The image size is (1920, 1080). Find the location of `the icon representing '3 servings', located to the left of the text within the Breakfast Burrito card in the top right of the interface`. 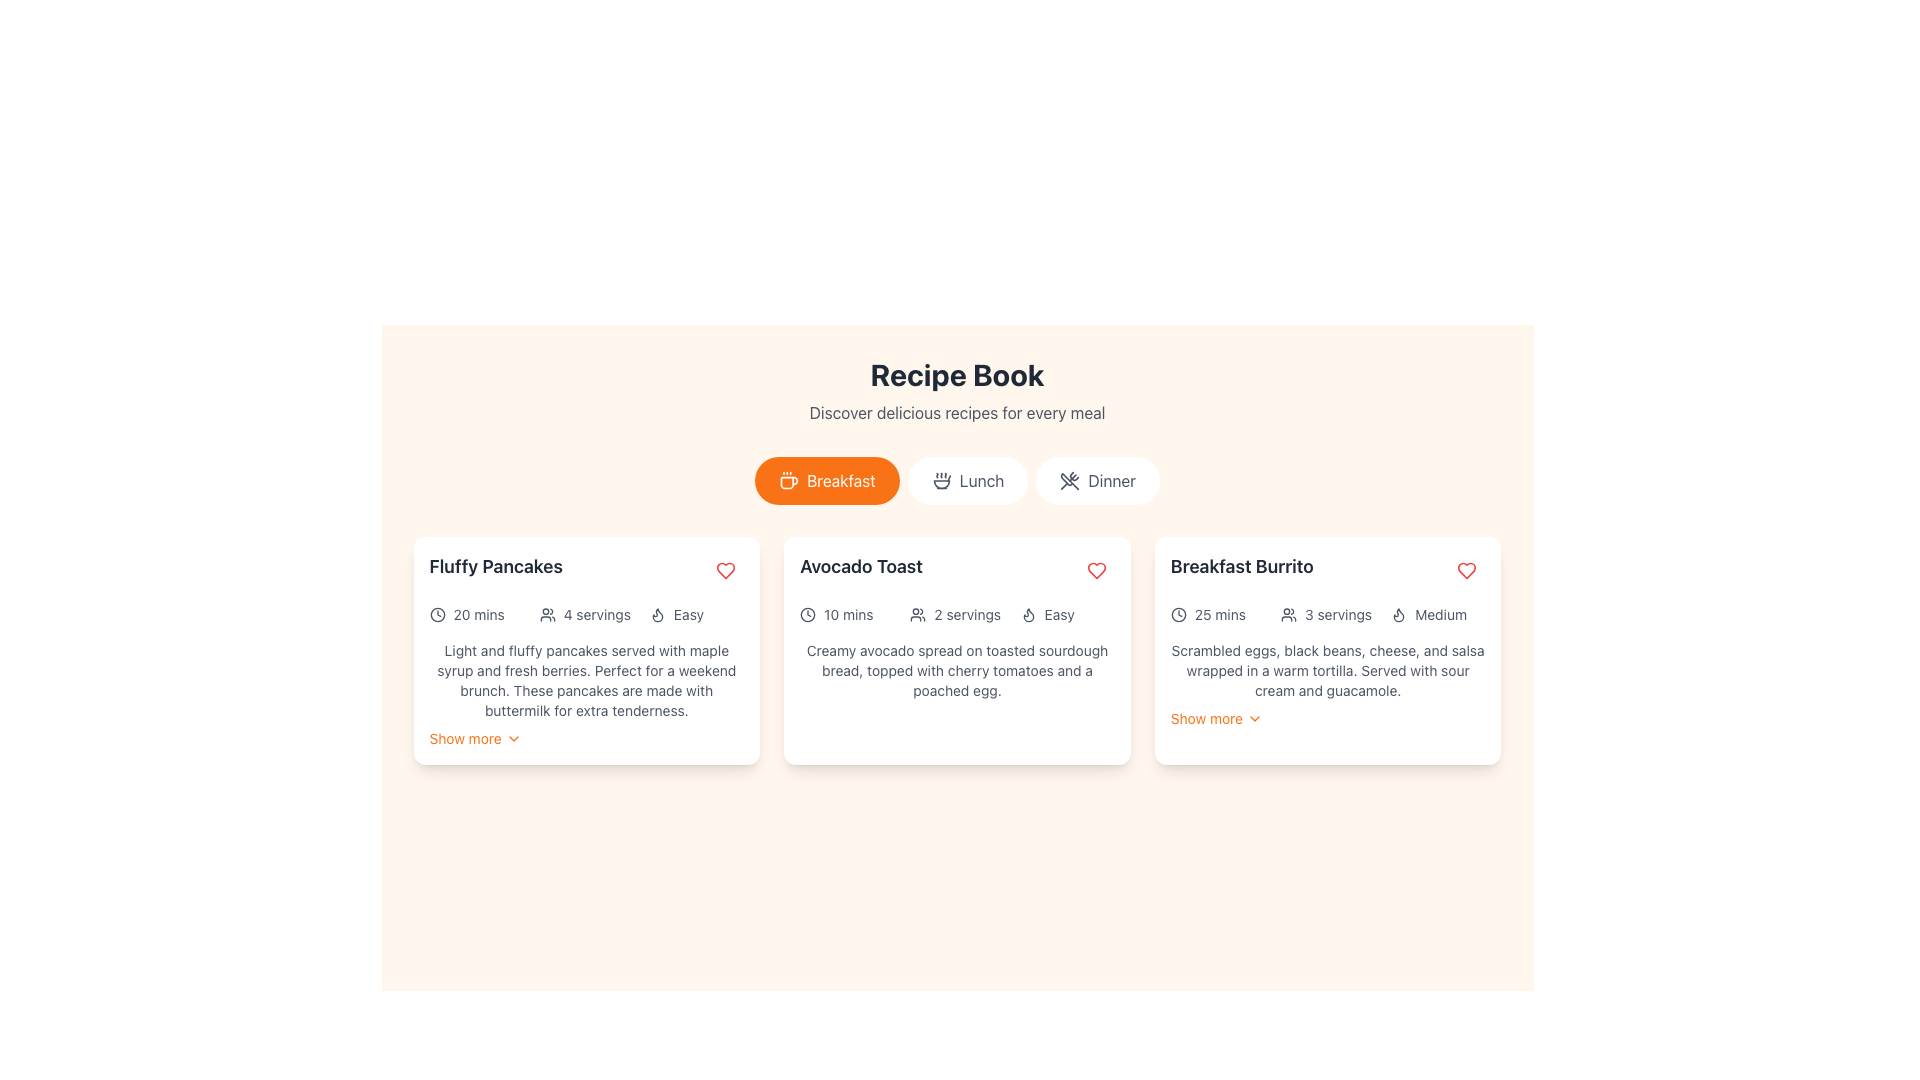

the icon representing '3 servings', located to the left of the text within the Breakfast Burrito card in the top right of the interface is located at coordinates (1289, 613).